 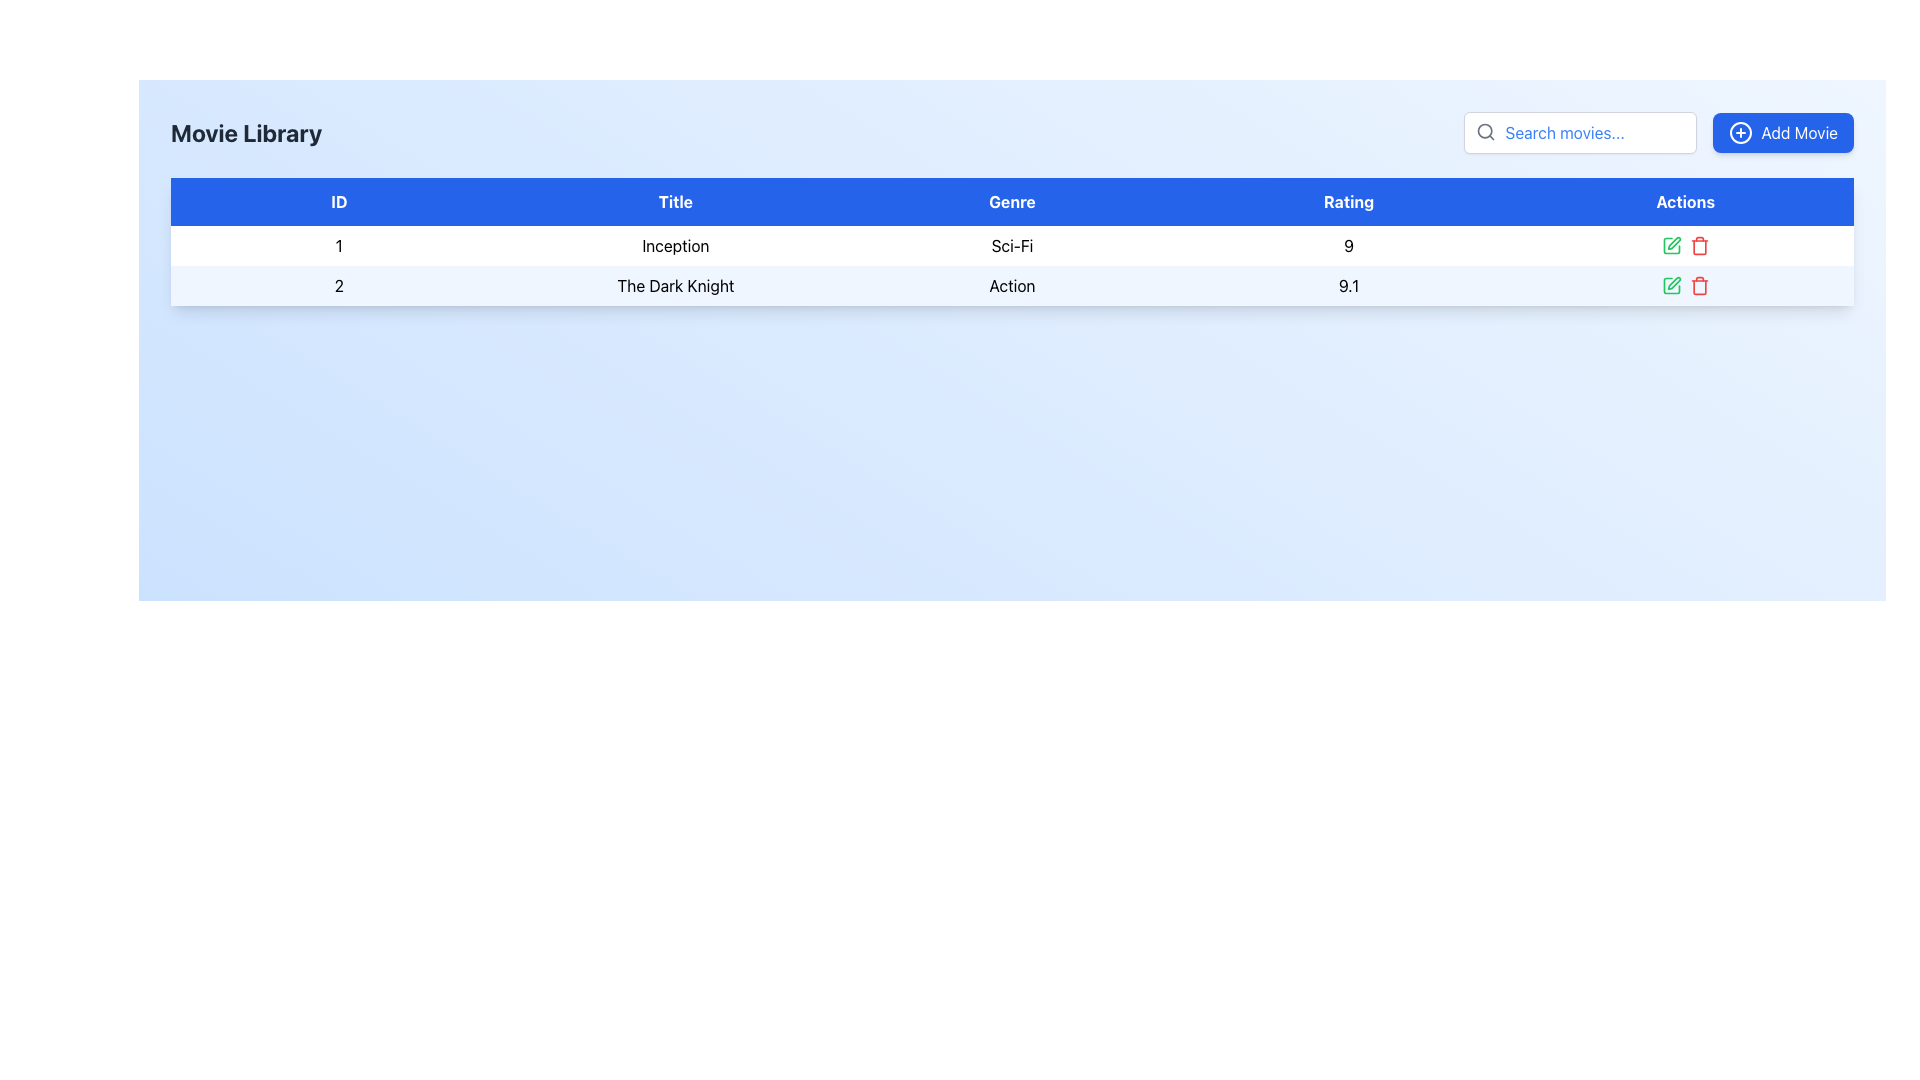 What do you see at coordinates (1348, 285) in the screenshot?
I see `the label displaying '9.1' in the 'Rating' column of the second row of the table` at bounding box center [1348, 285].